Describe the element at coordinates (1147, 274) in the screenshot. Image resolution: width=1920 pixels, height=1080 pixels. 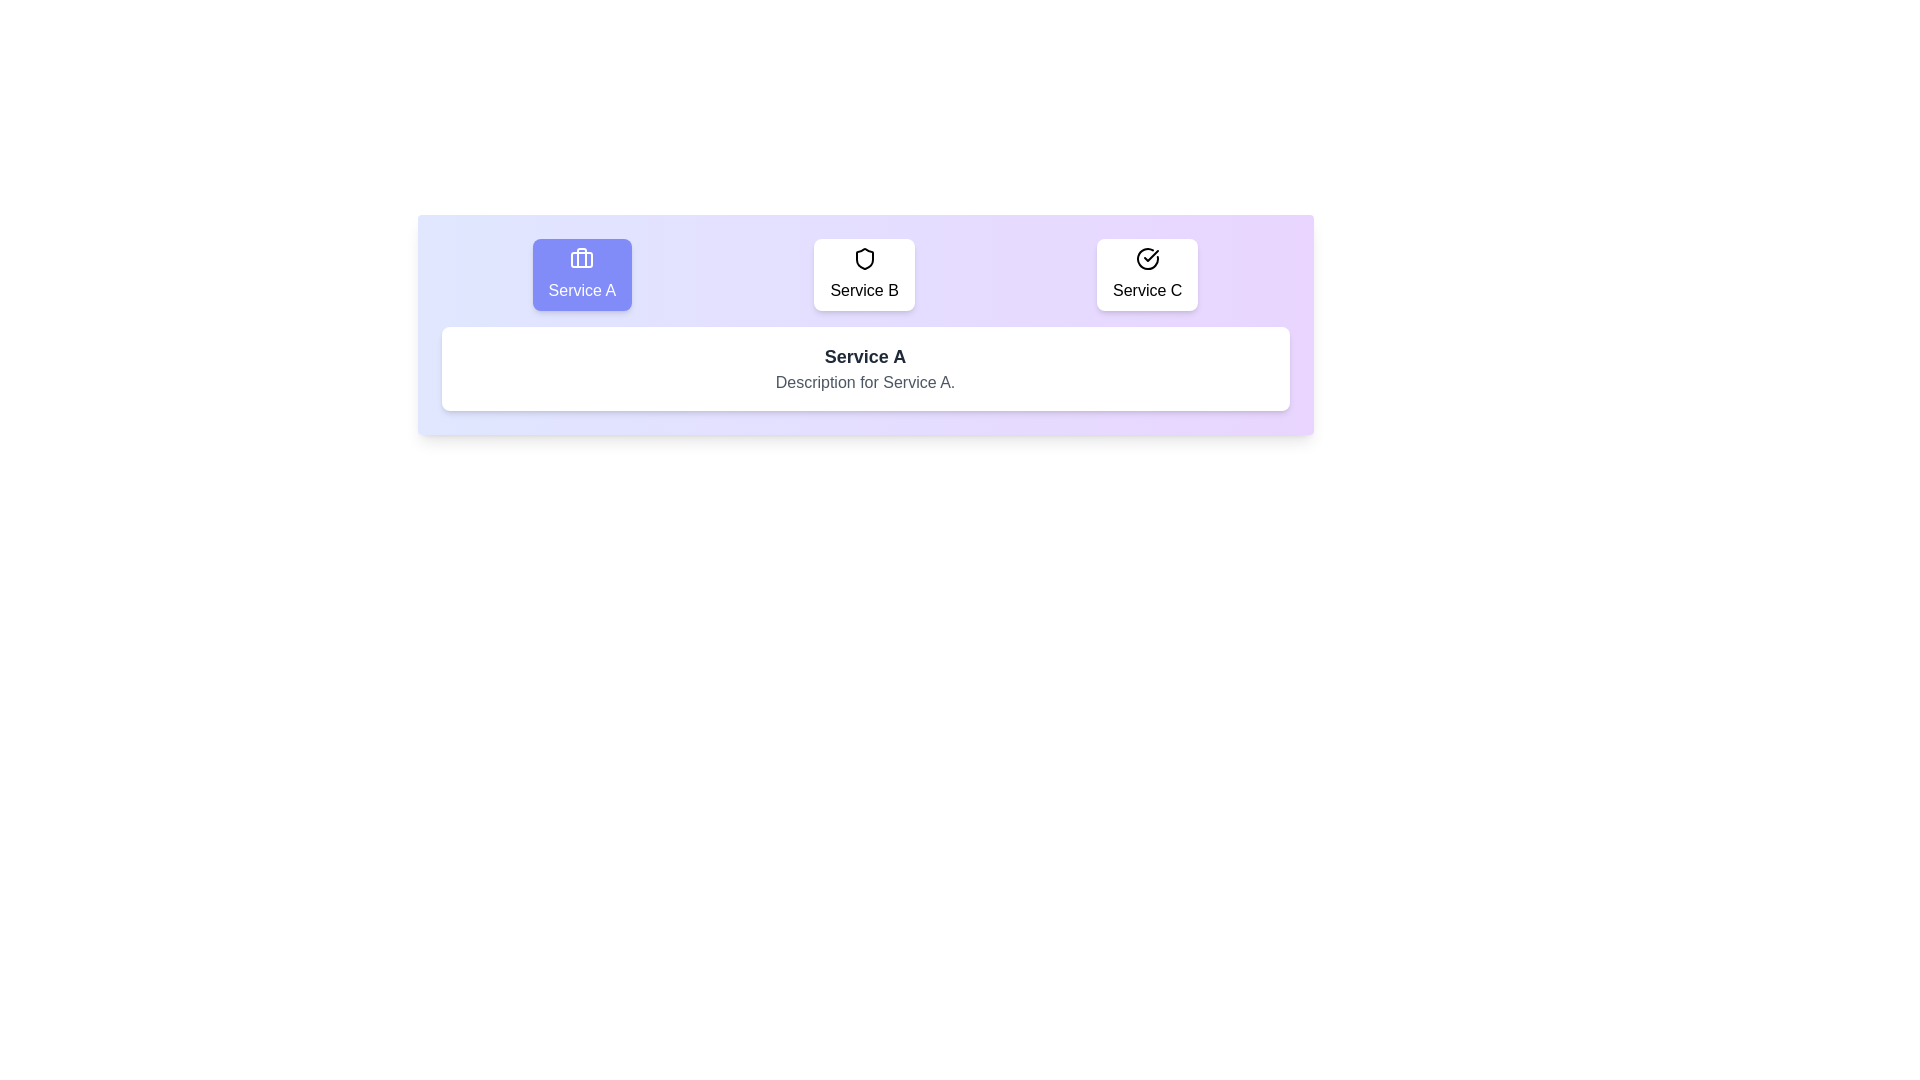
I see `the button labeled 'Service C', which has a white background, a checkmark icon in a circle above the text` at that location.